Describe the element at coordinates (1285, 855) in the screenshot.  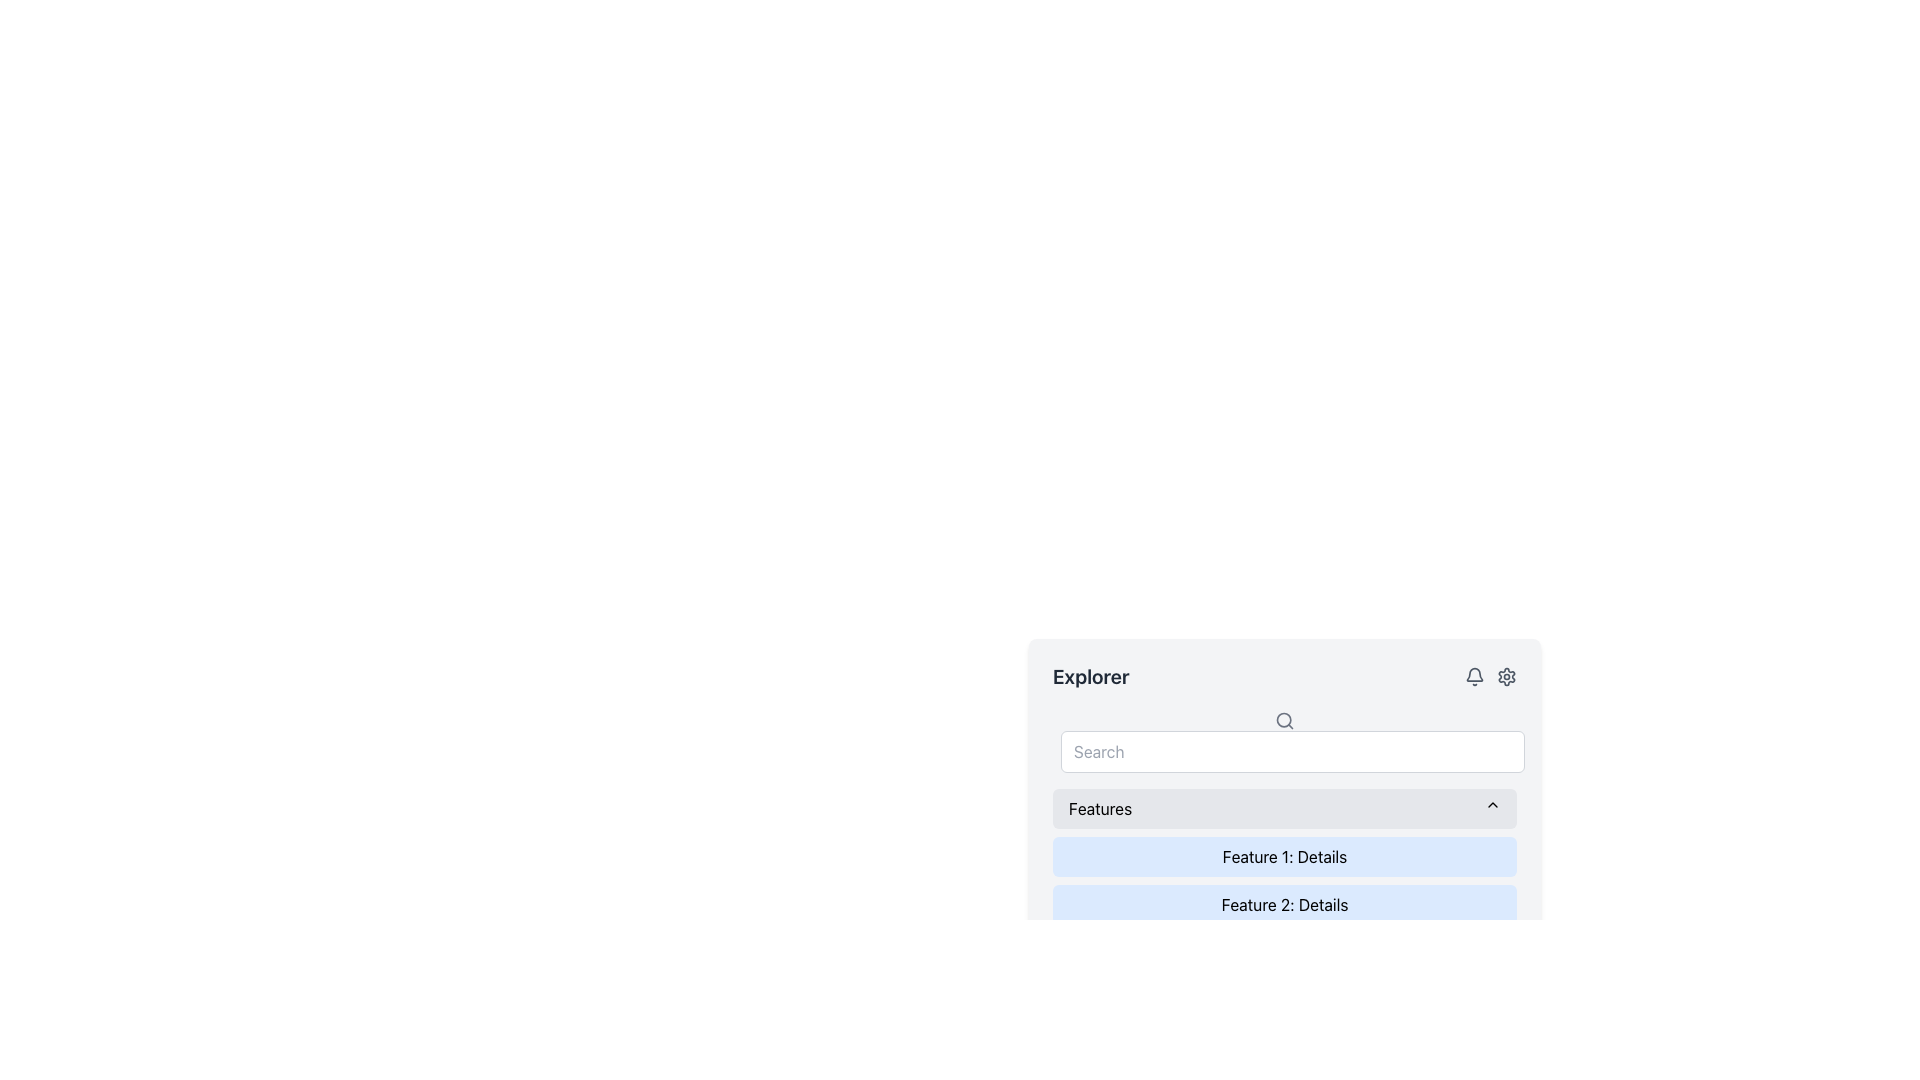
I see `the text label 'Feature 1: Details' with a light blue background` at that location.